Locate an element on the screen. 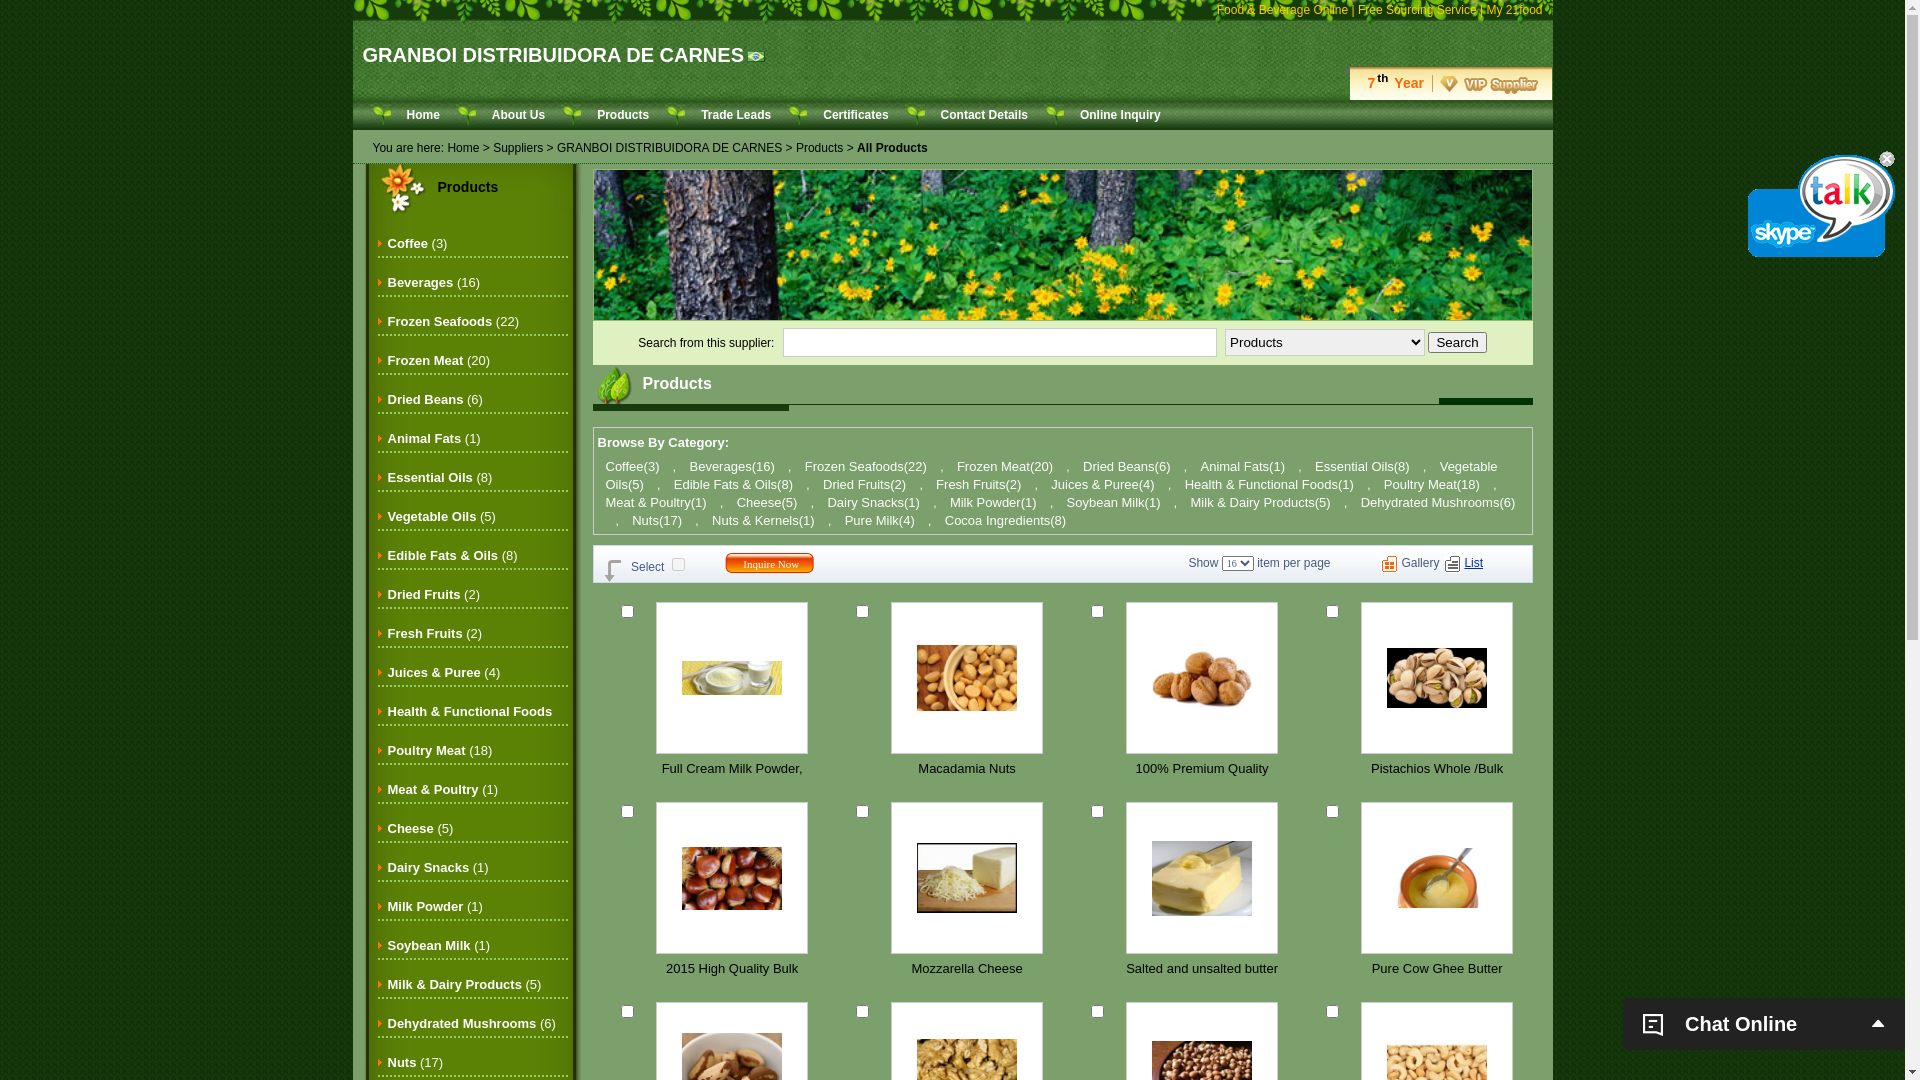  'Health & Functional Foods(1)' is located at coordinates (1268, 484).